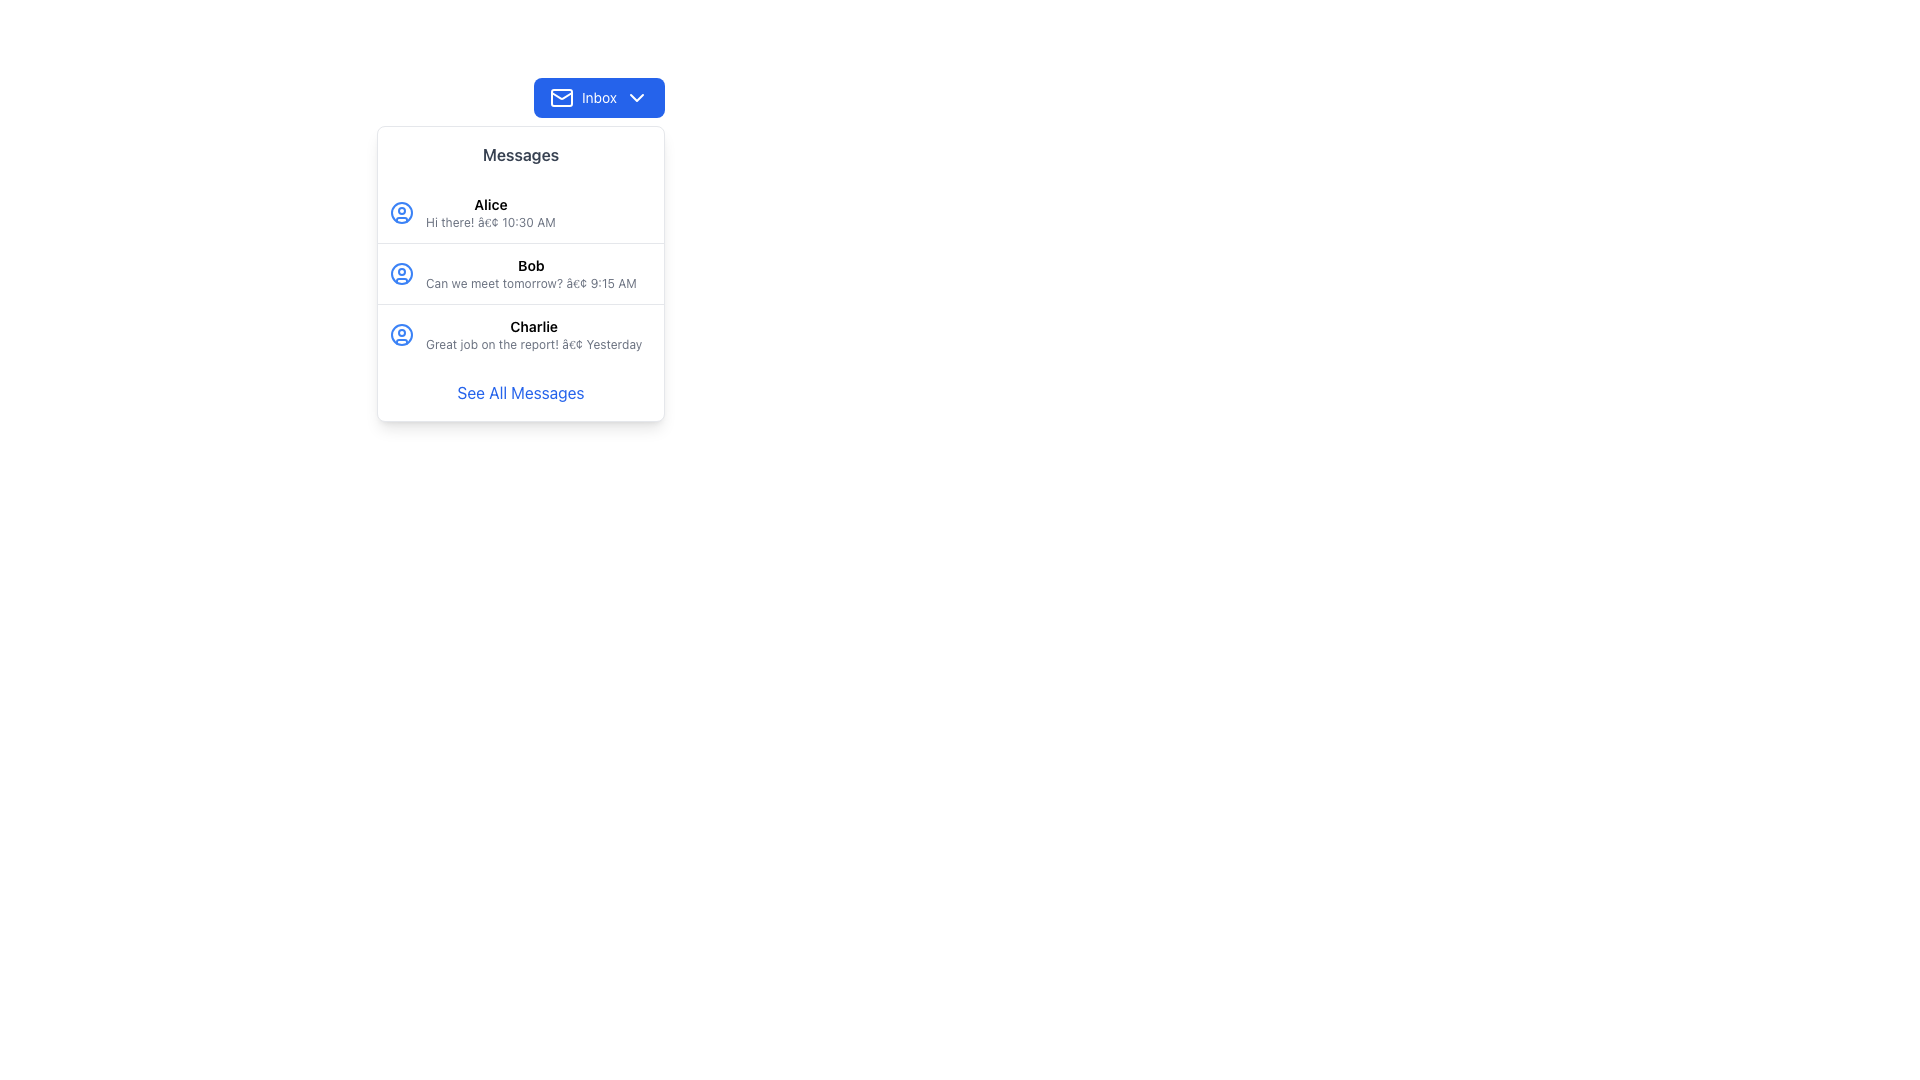 This screenshot has height=1080, width=1920. Describe the element at coordinates (534, 326) in the screenshot. I see `the text label displaying the name 'Charlie', which is part of a messaging list interface and positioned in the third message slot` at that location.